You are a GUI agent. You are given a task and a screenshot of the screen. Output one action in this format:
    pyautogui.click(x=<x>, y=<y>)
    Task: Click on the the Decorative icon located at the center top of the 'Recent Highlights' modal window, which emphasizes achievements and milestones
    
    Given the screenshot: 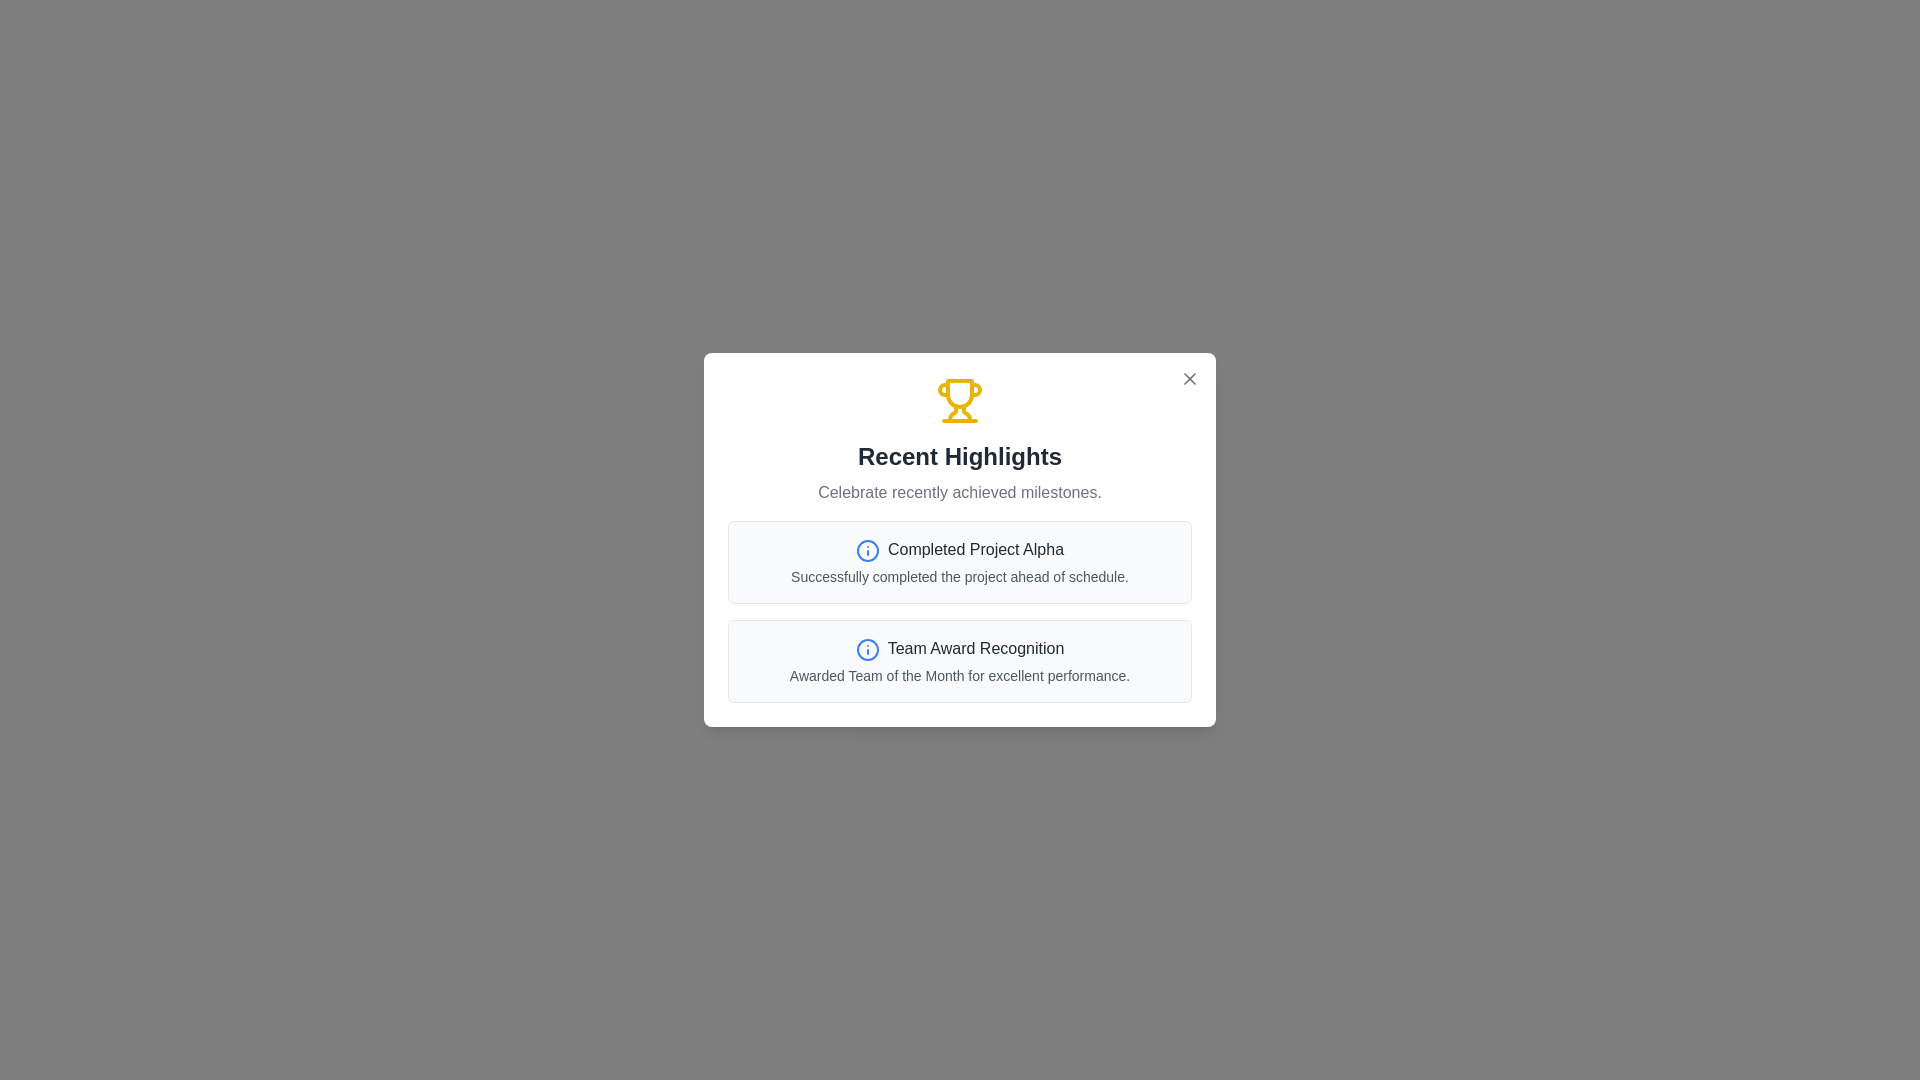 What is the action you would take?
    pyautogui.click(x=960, y=401)
    